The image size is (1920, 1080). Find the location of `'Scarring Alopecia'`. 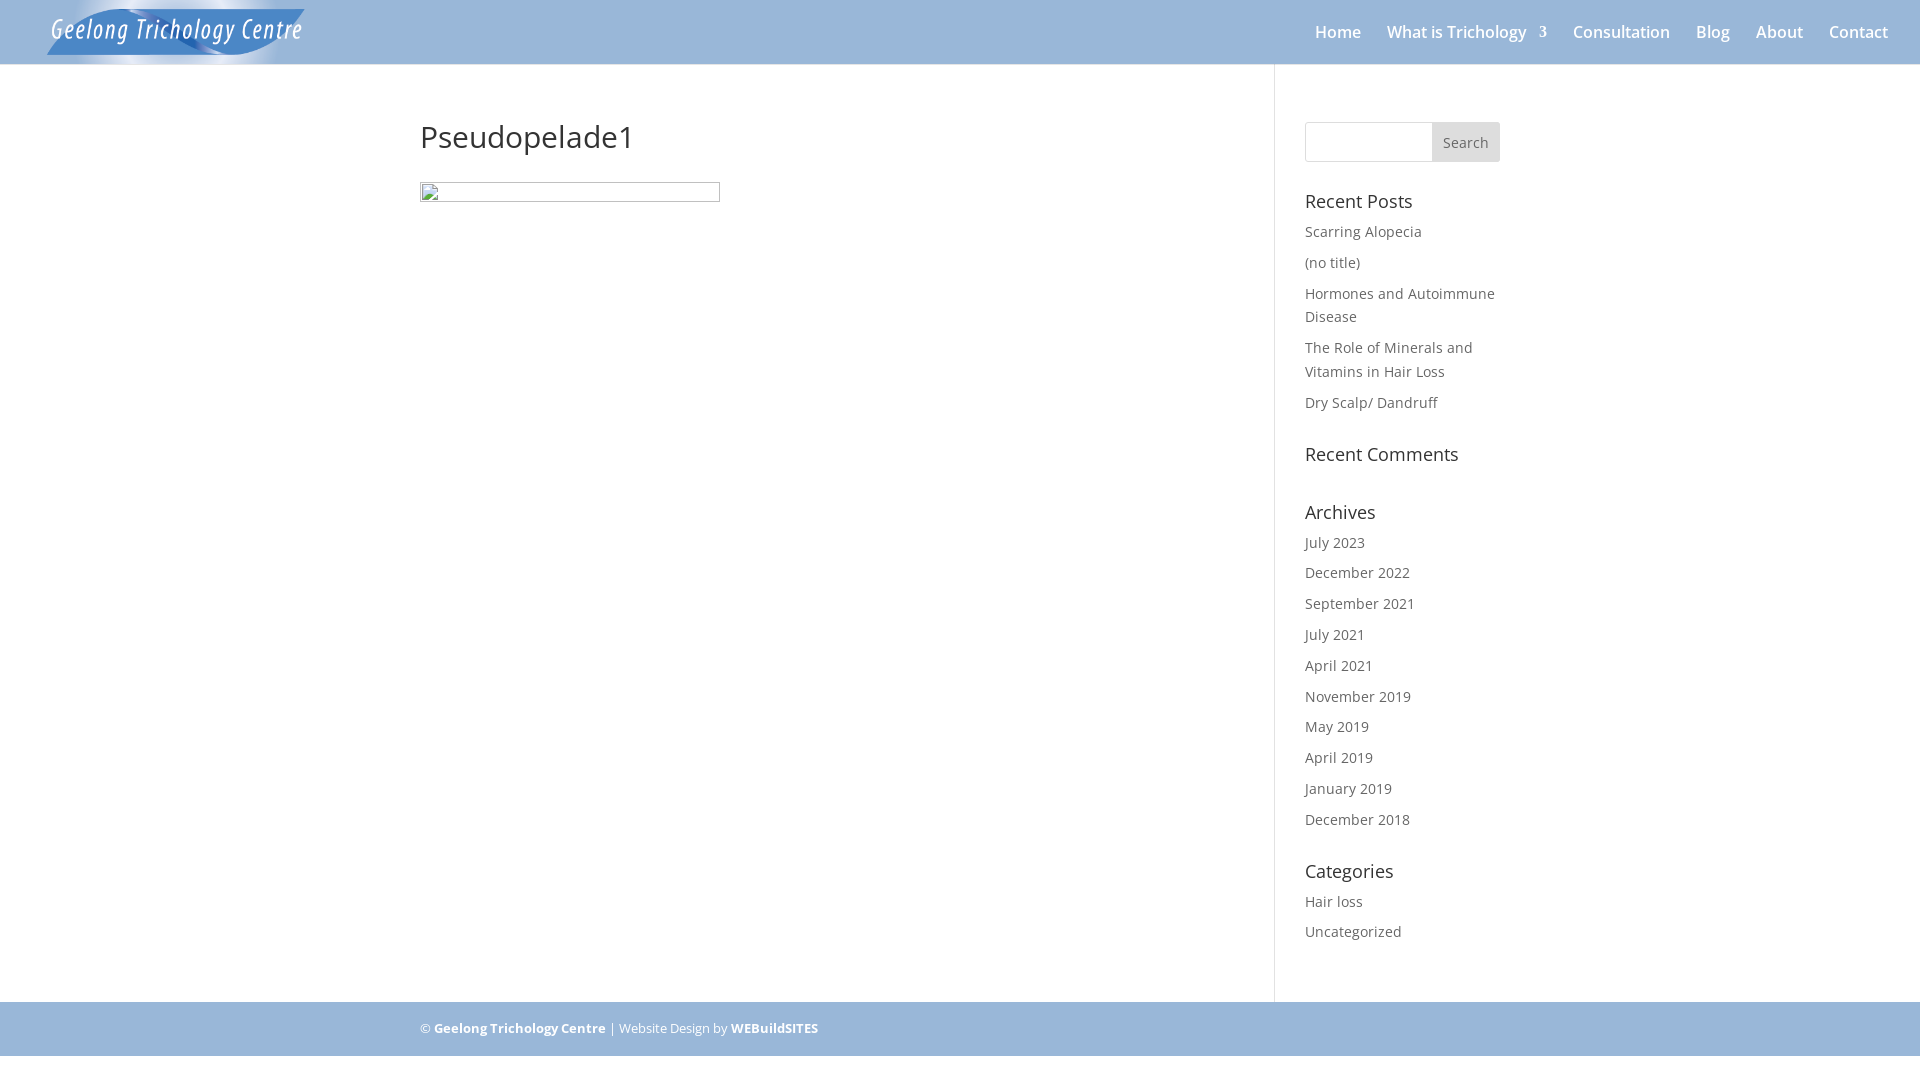

'Scarring Alopecia' is located at coordinates (1362, 230).